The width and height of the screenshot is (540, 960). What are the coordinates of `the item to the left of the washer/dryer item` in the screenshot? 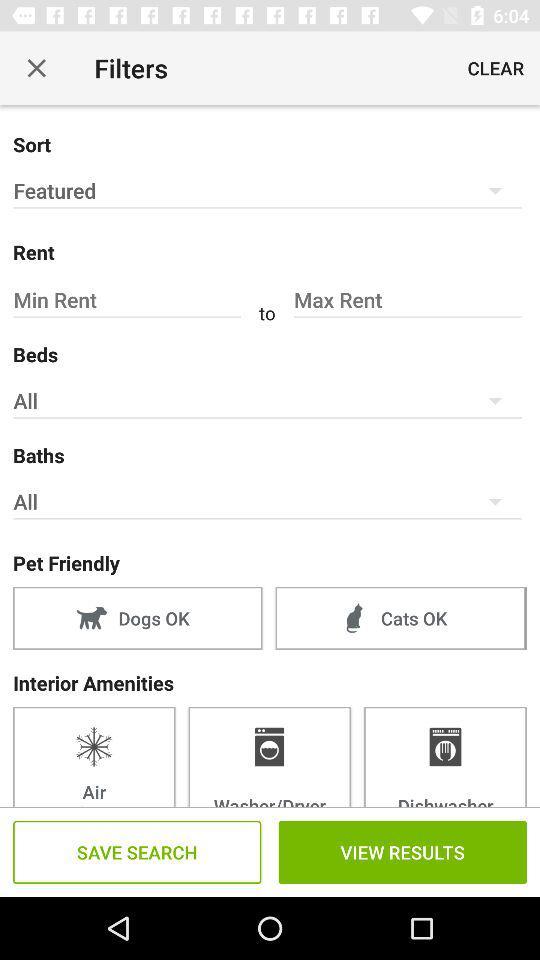 It's located at (93, 755).